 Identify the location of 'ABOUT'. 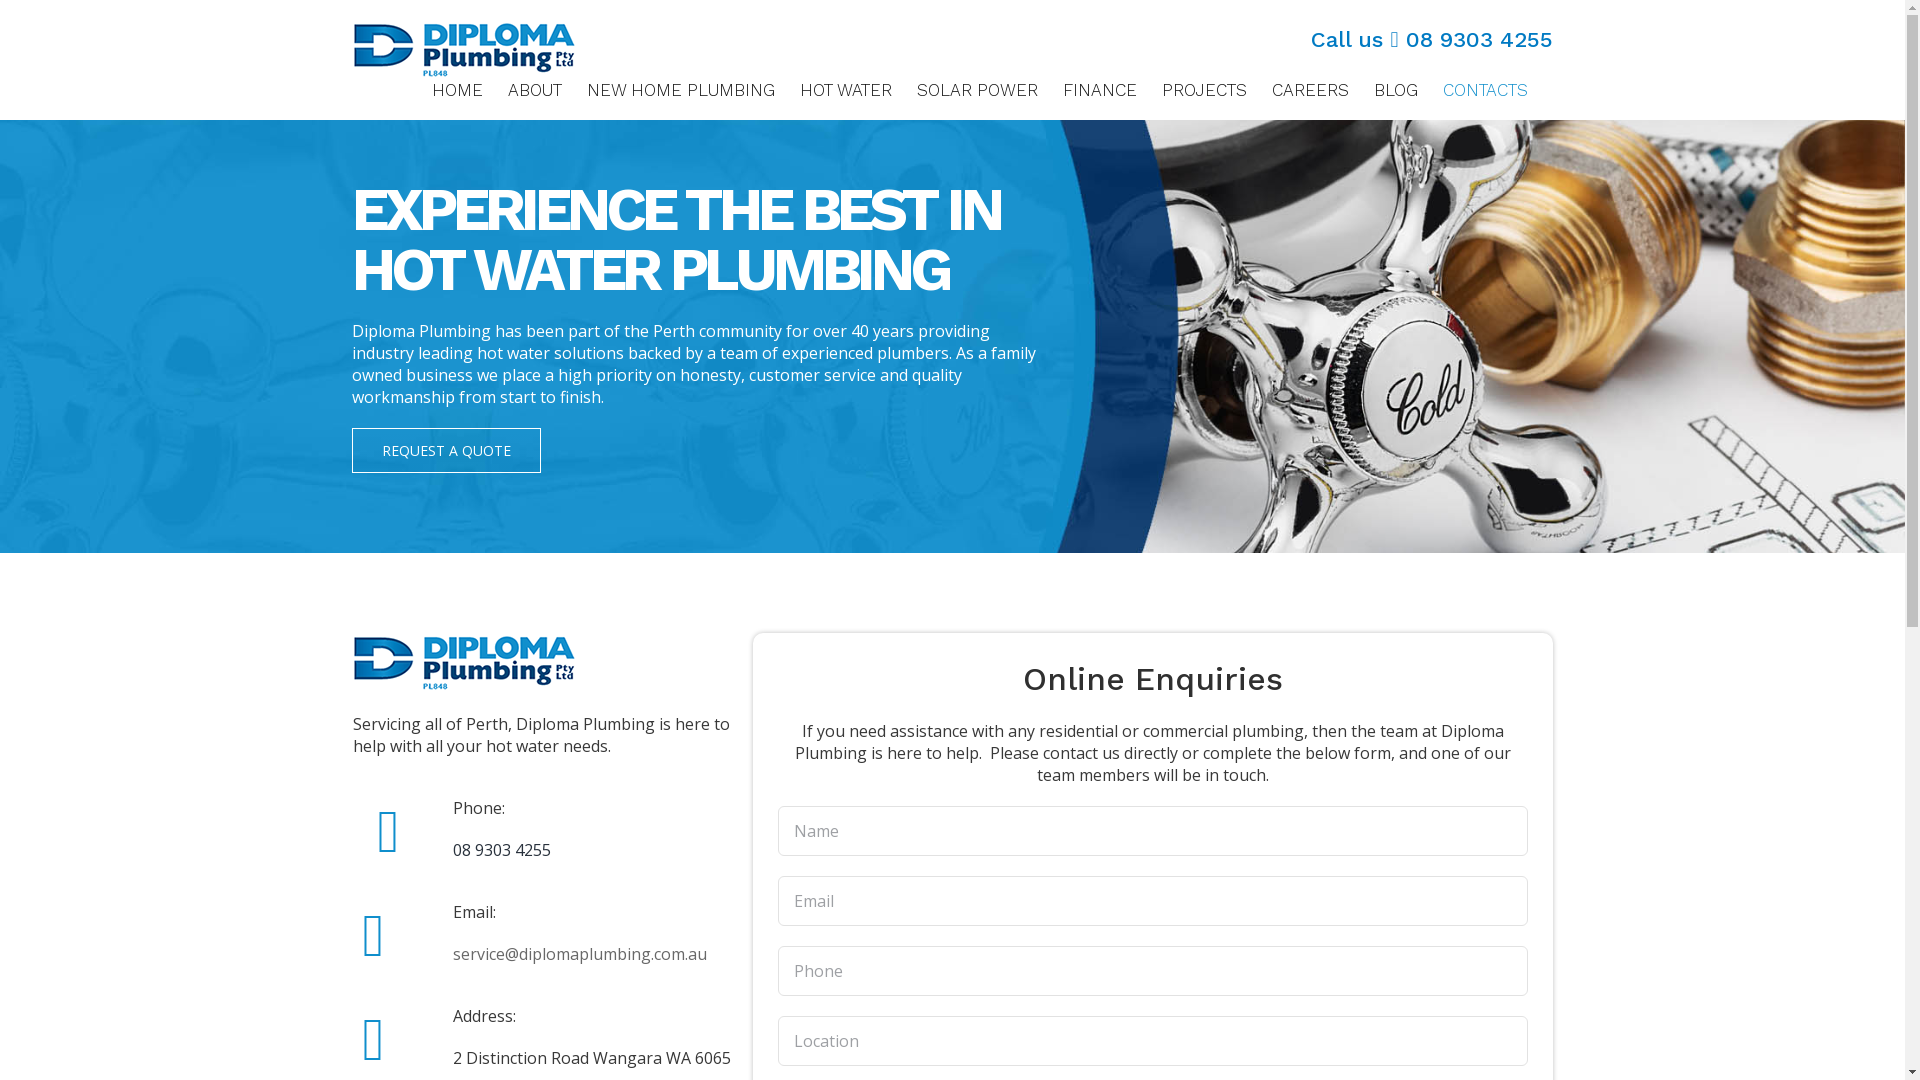
(534, 88).